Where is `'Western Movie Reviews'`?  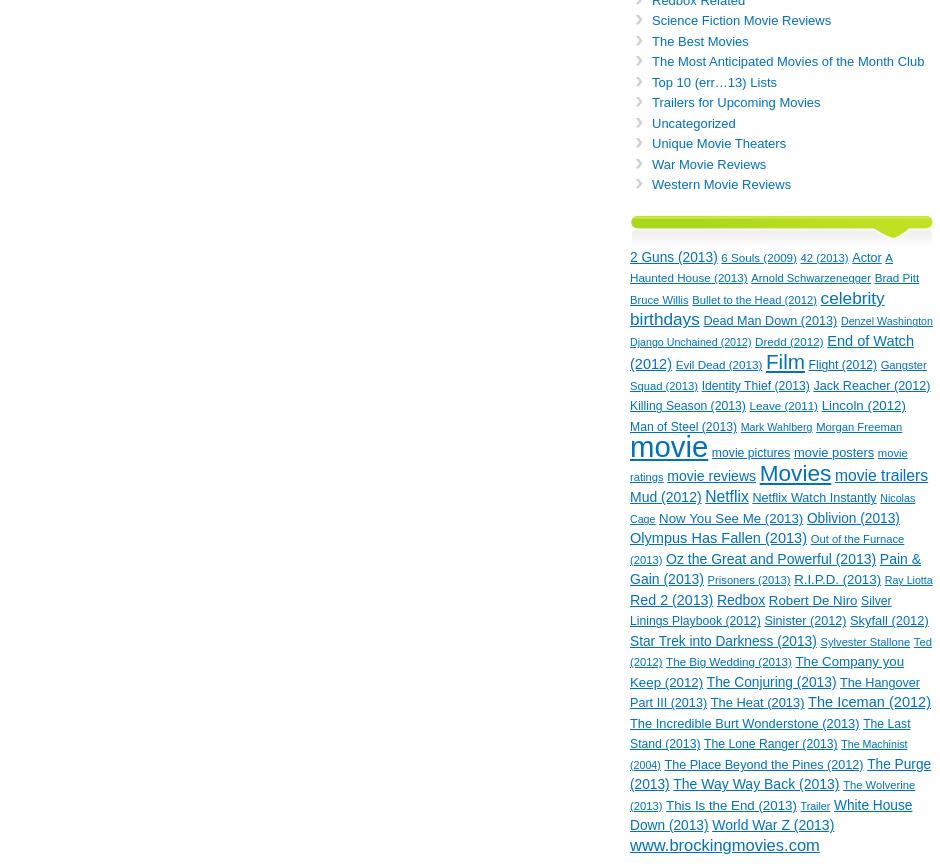 'Western Movie Reviews' is located at coordinates (651, 183).